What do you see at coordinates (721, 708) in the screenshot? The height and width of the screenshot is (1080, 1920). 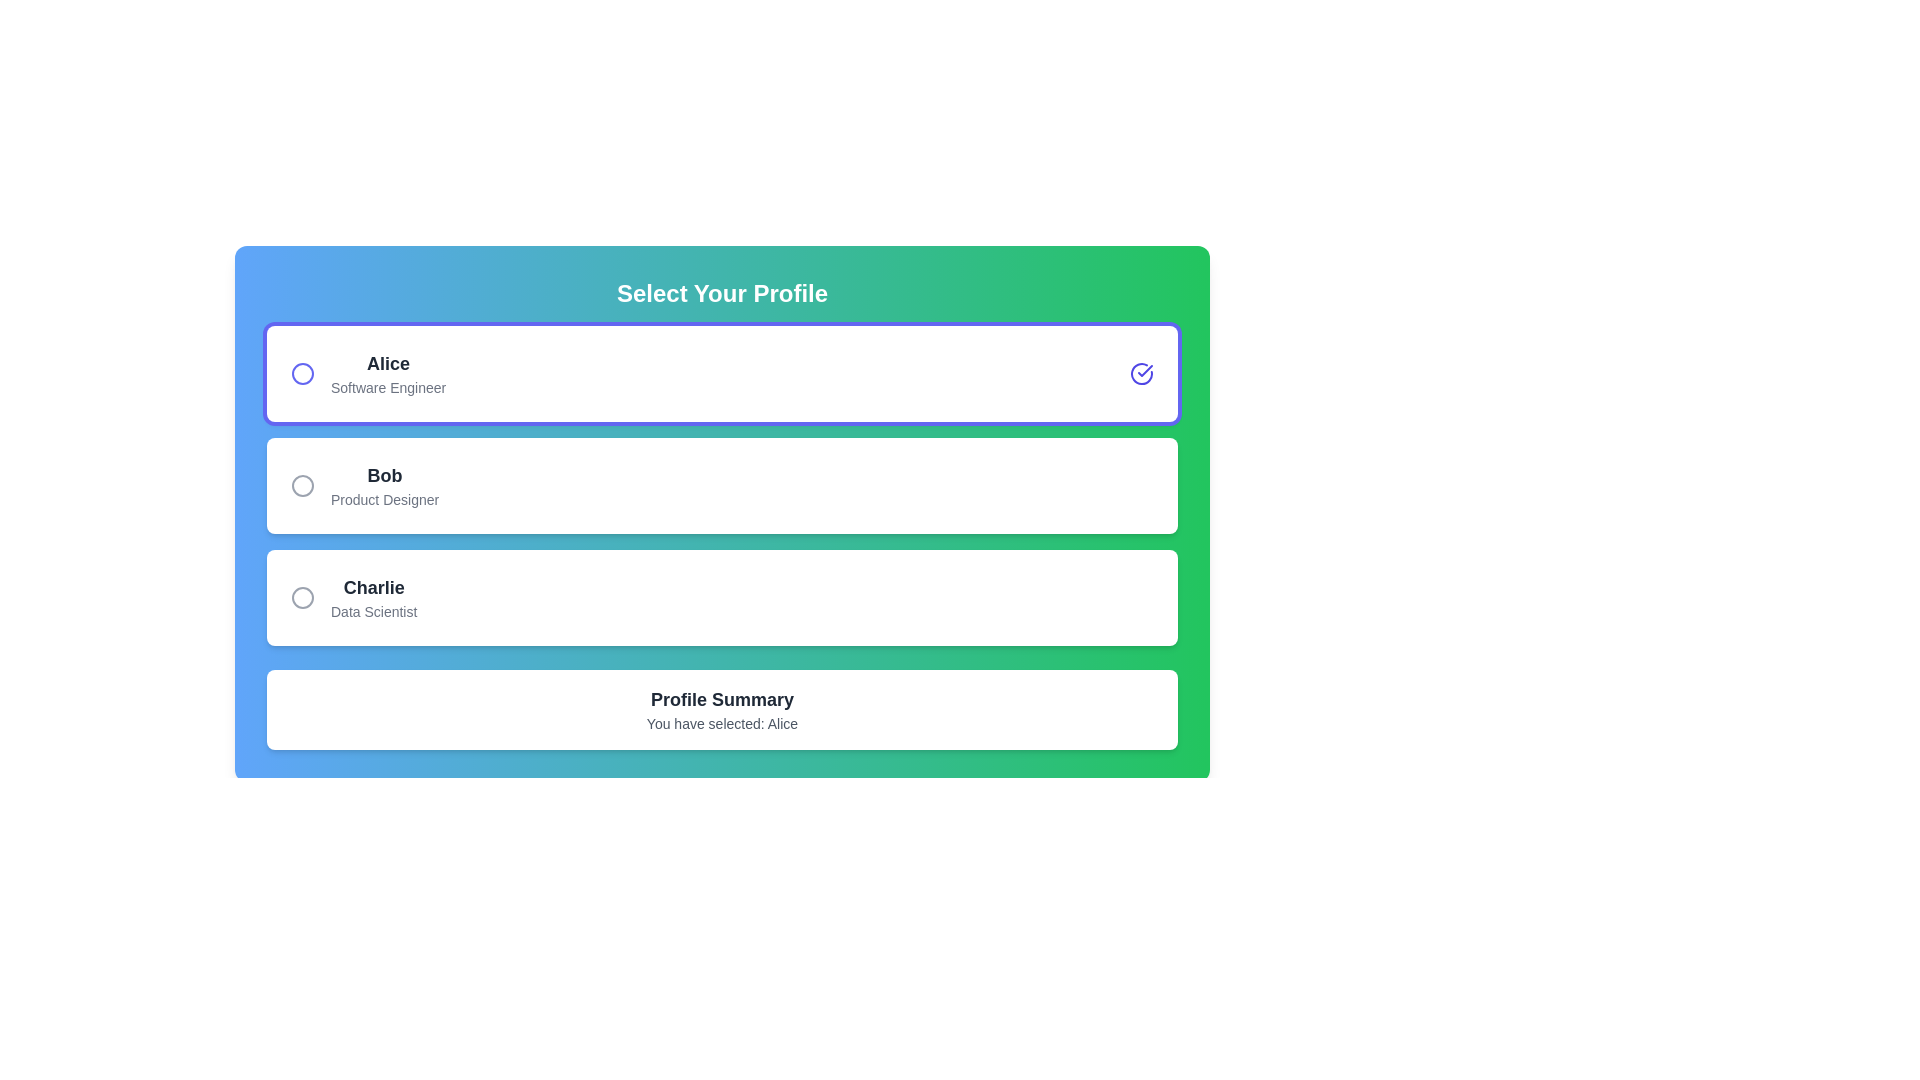 I see `the Informational Card displaying 'Profile Summary' and 'You have selected: Alice', located at the bottom of the profile selection section` at bounding box center [721, 708].